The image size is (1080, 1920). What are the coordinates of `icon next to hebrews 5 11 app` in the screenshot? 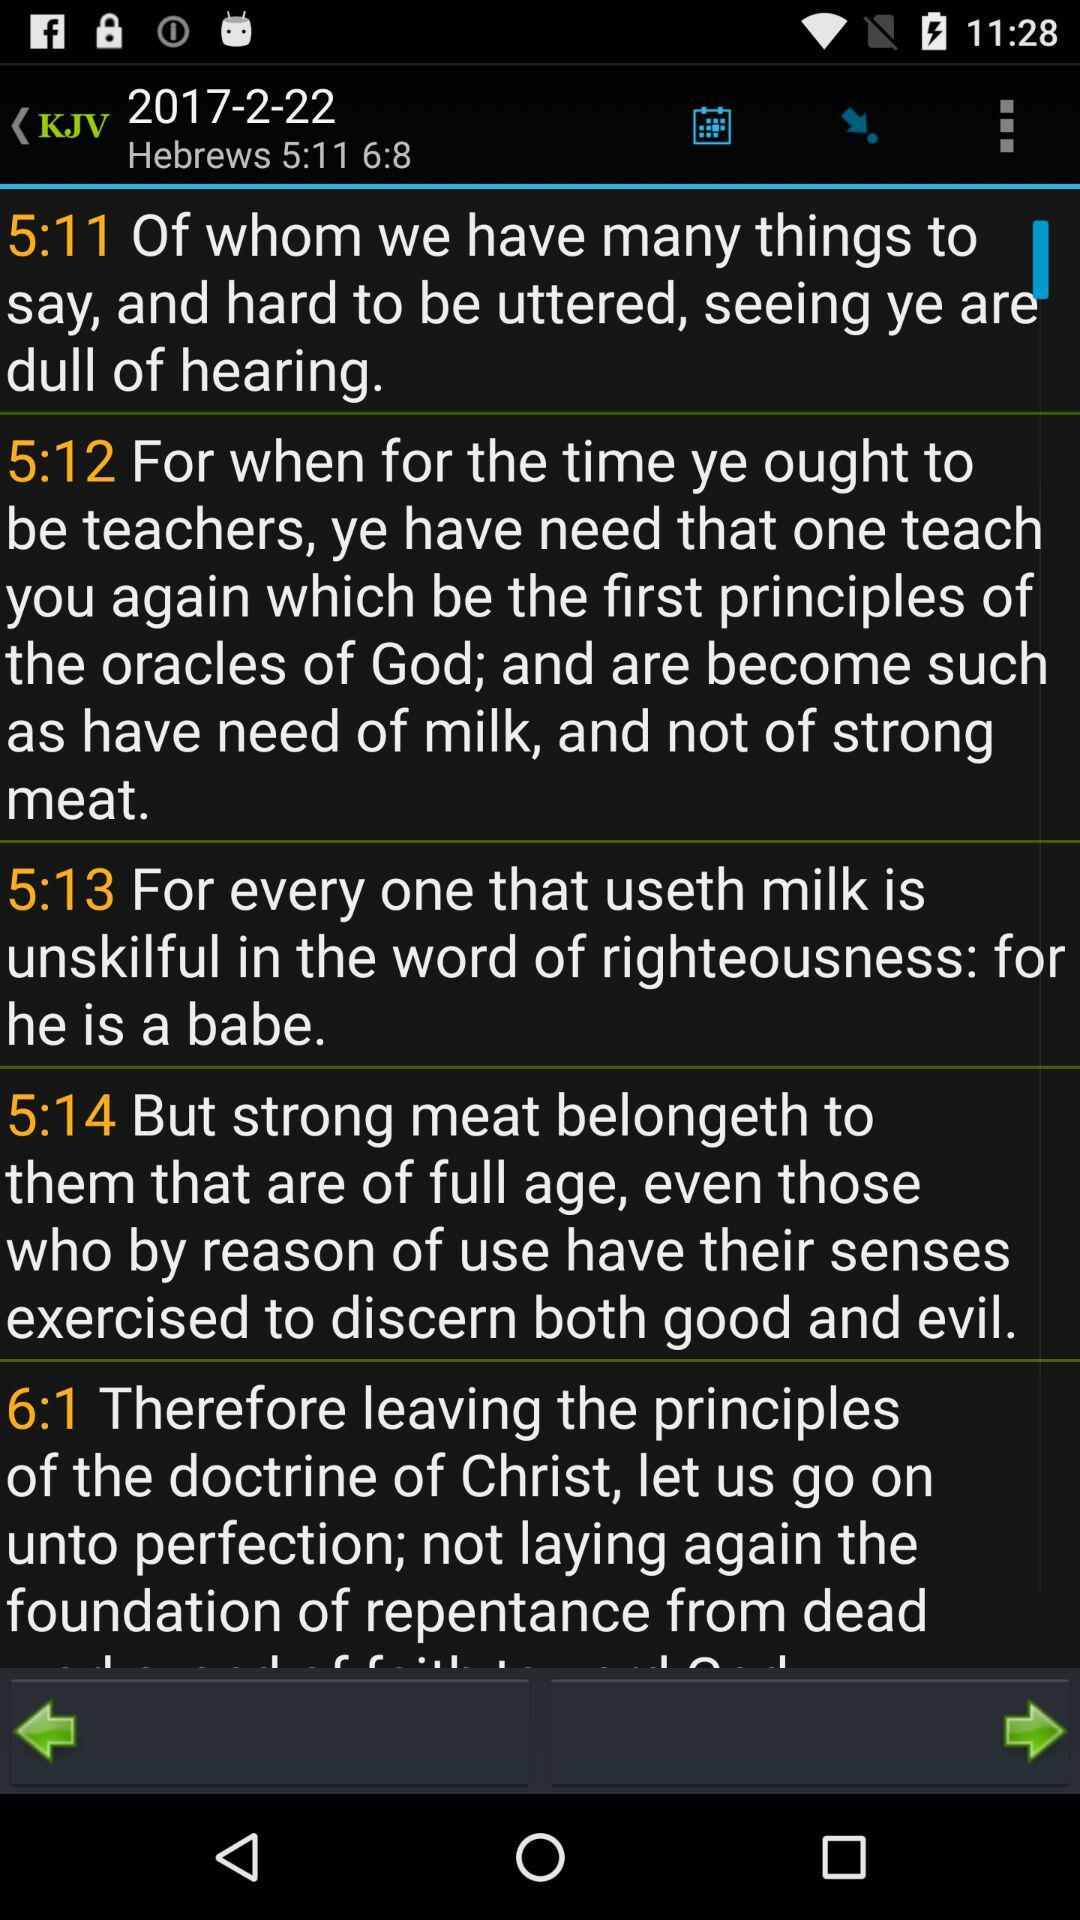 It's located at (711, 124).